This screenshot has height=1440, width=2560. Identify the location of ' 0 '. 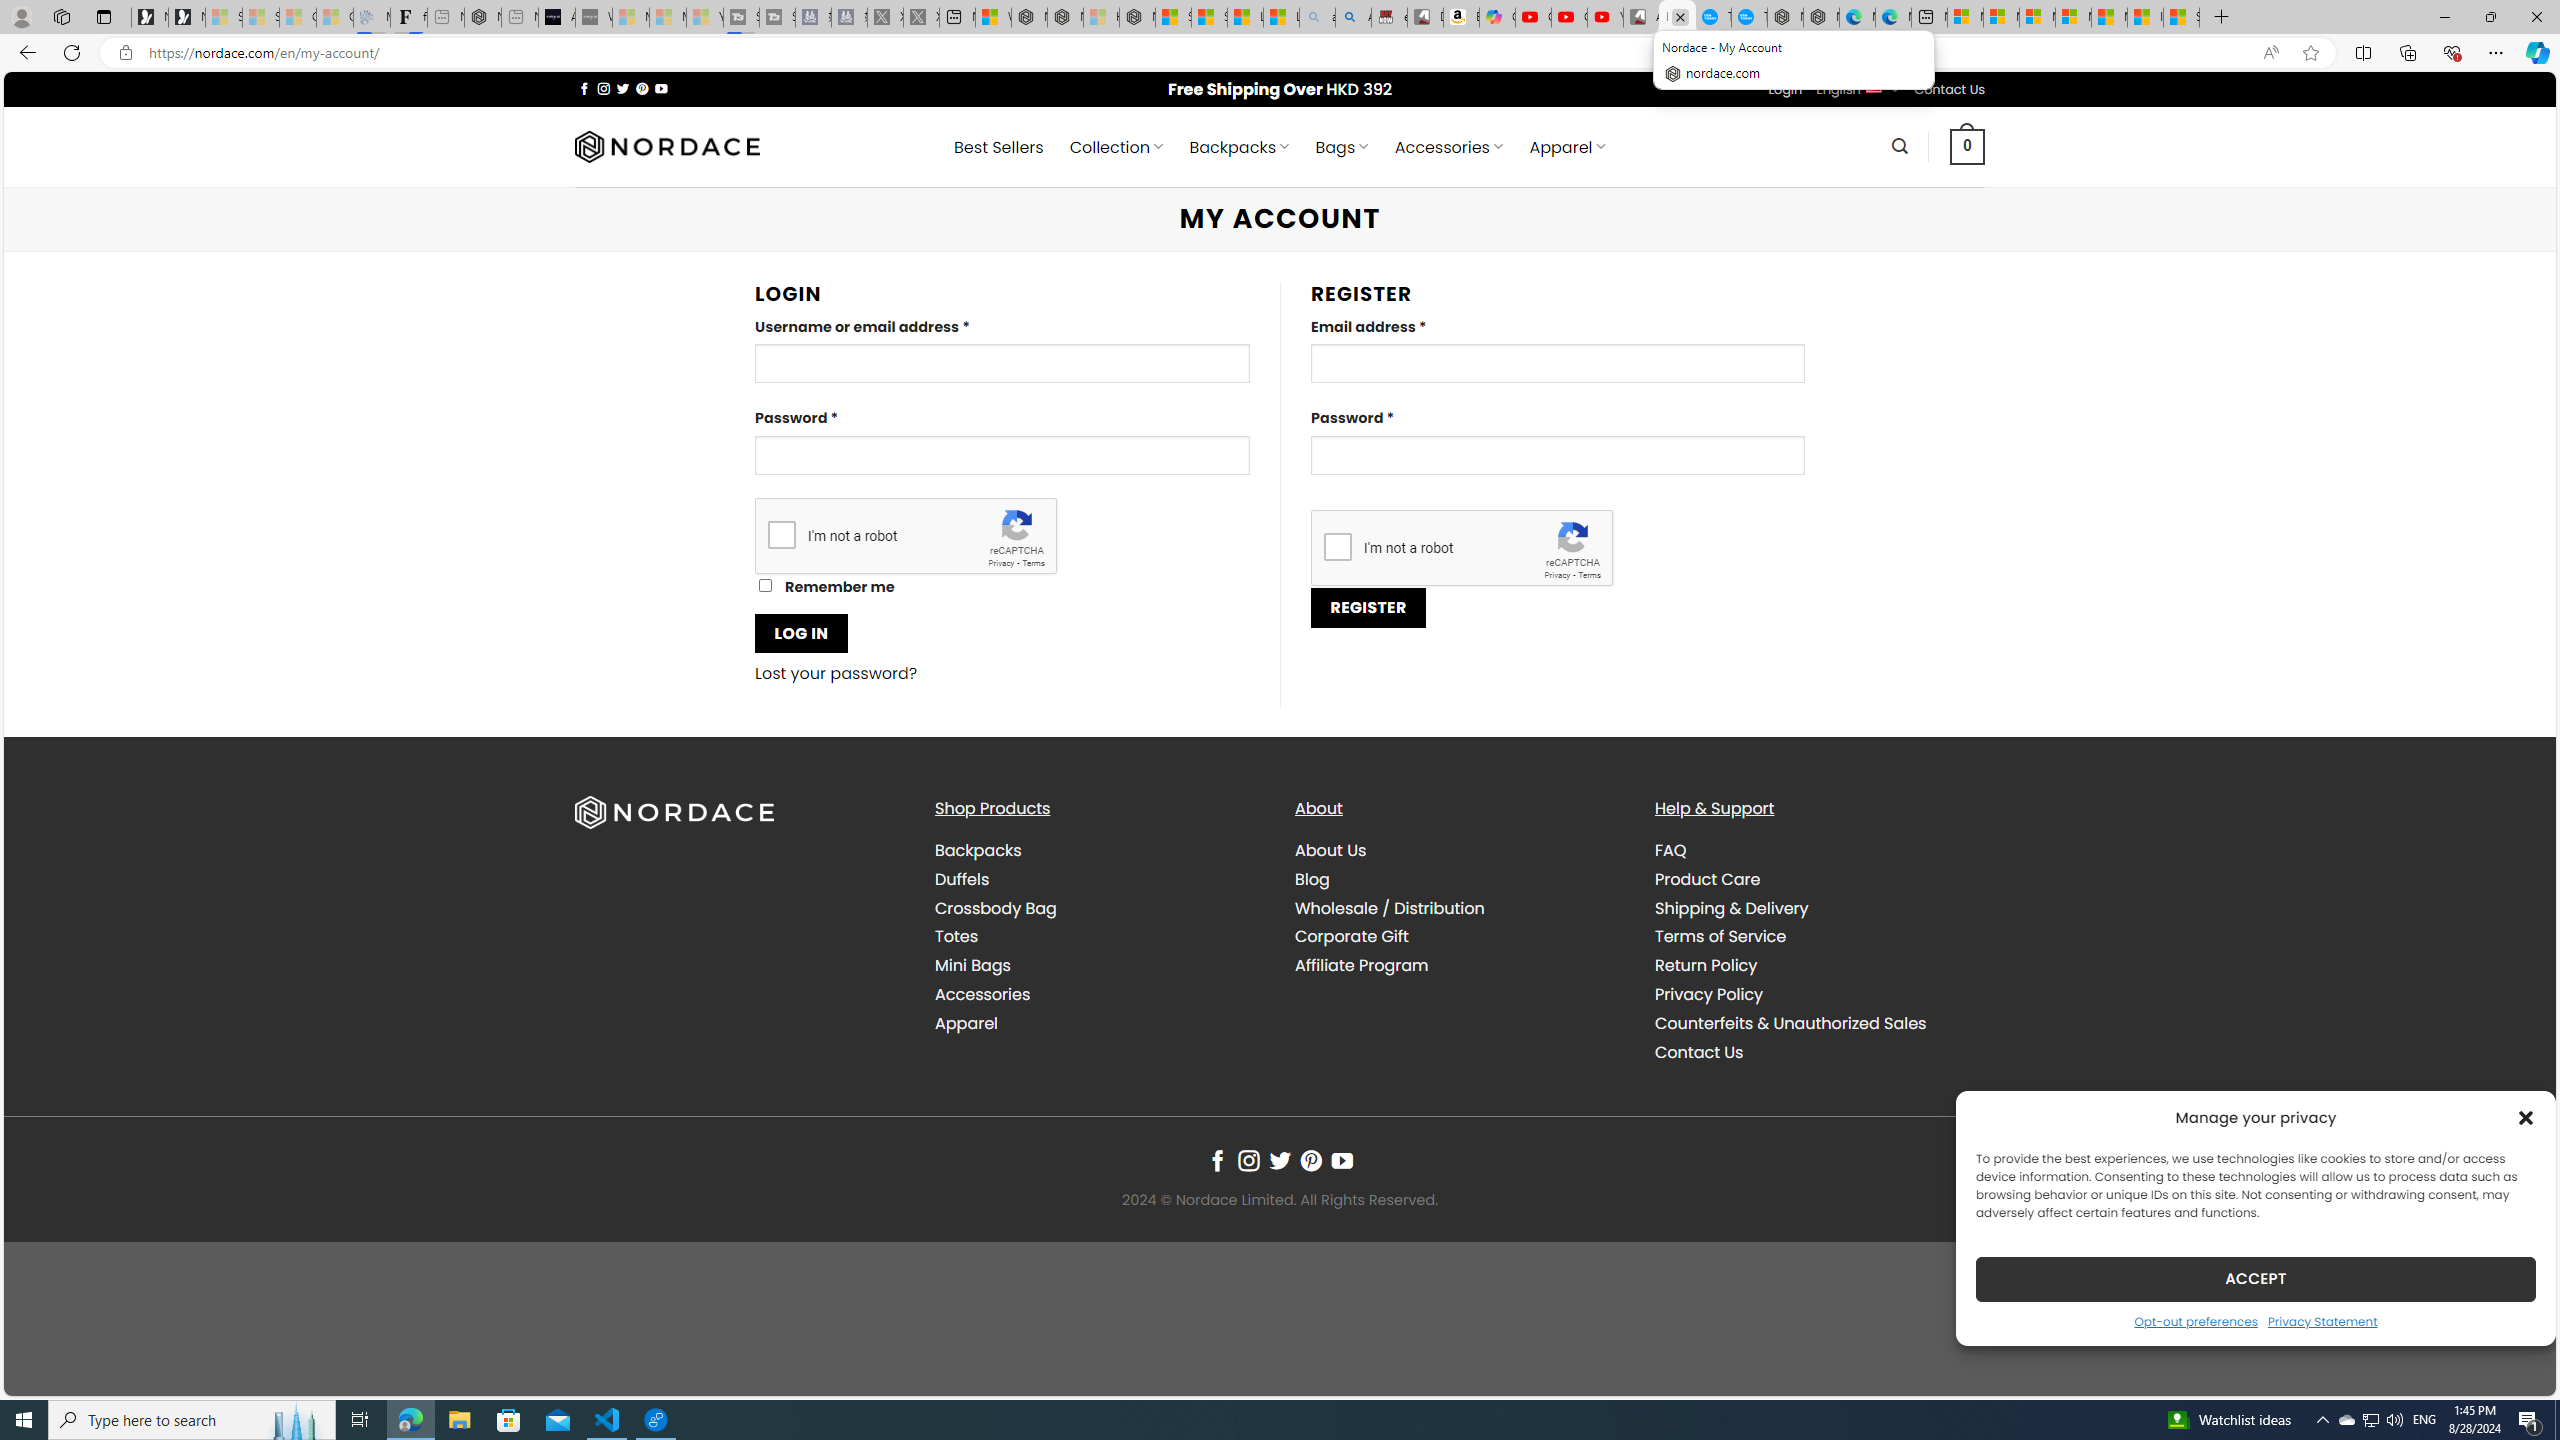
(1966, 145).